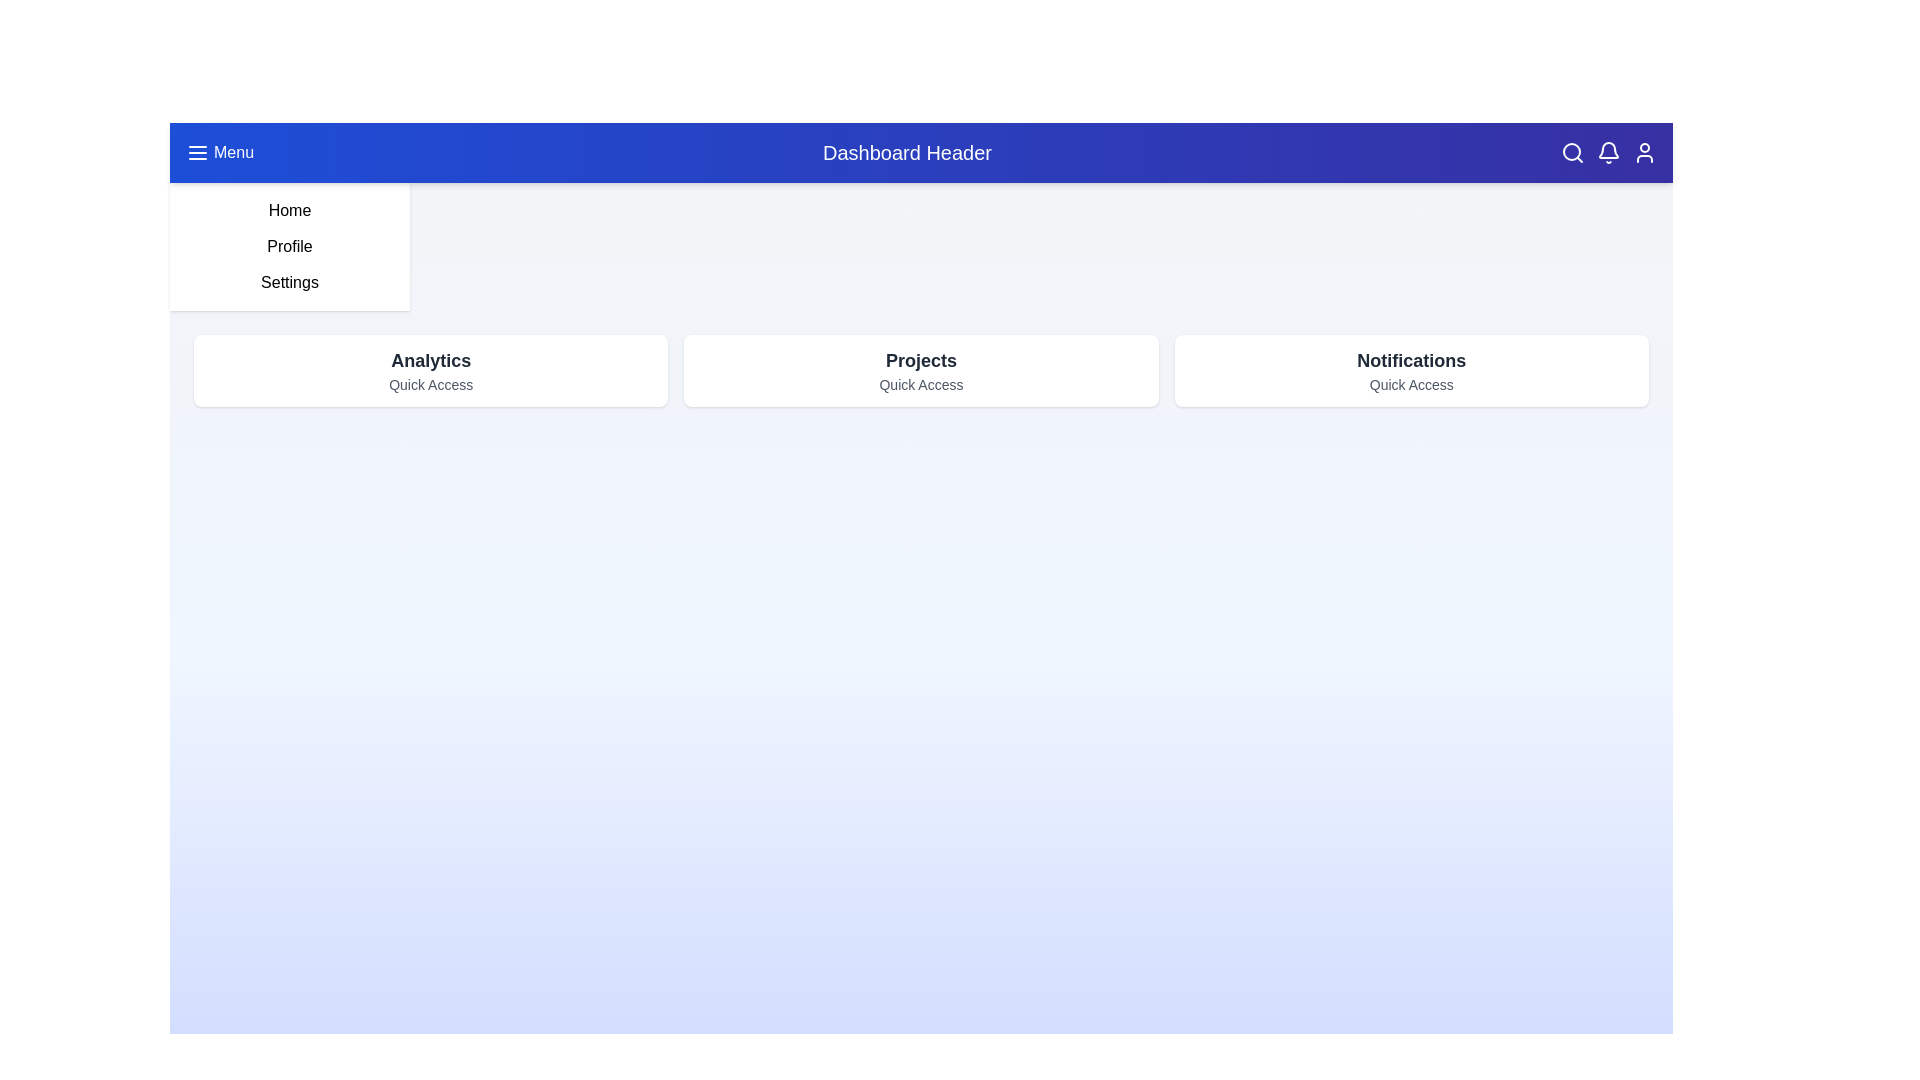 The width and height of the screenshot is (1920, 1080). What do you see at coordinates (288, 210) in the screenshot?
I see `the menu option Home from the menu` at bounding box center [288, 210].